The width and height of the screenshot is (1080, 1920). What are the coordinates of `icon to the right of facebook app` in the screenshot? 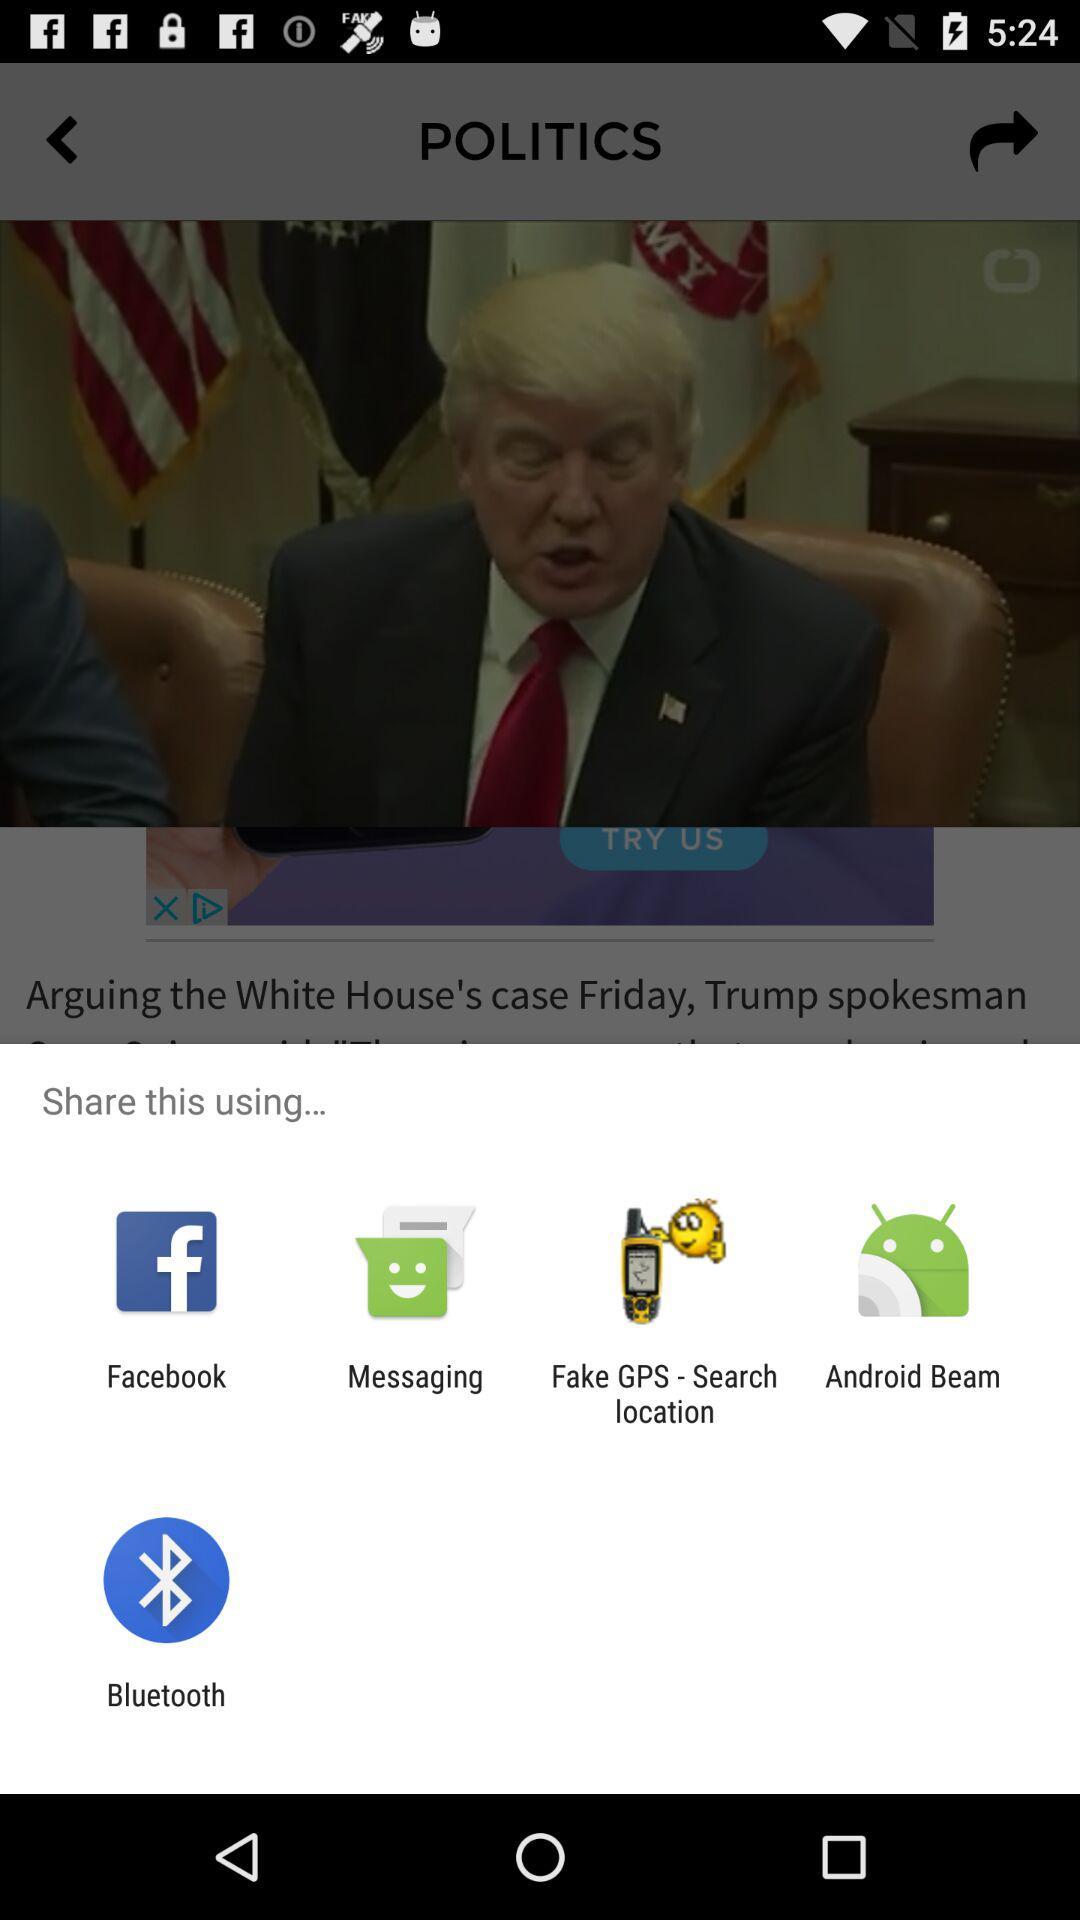 It's located at (414, 1392).